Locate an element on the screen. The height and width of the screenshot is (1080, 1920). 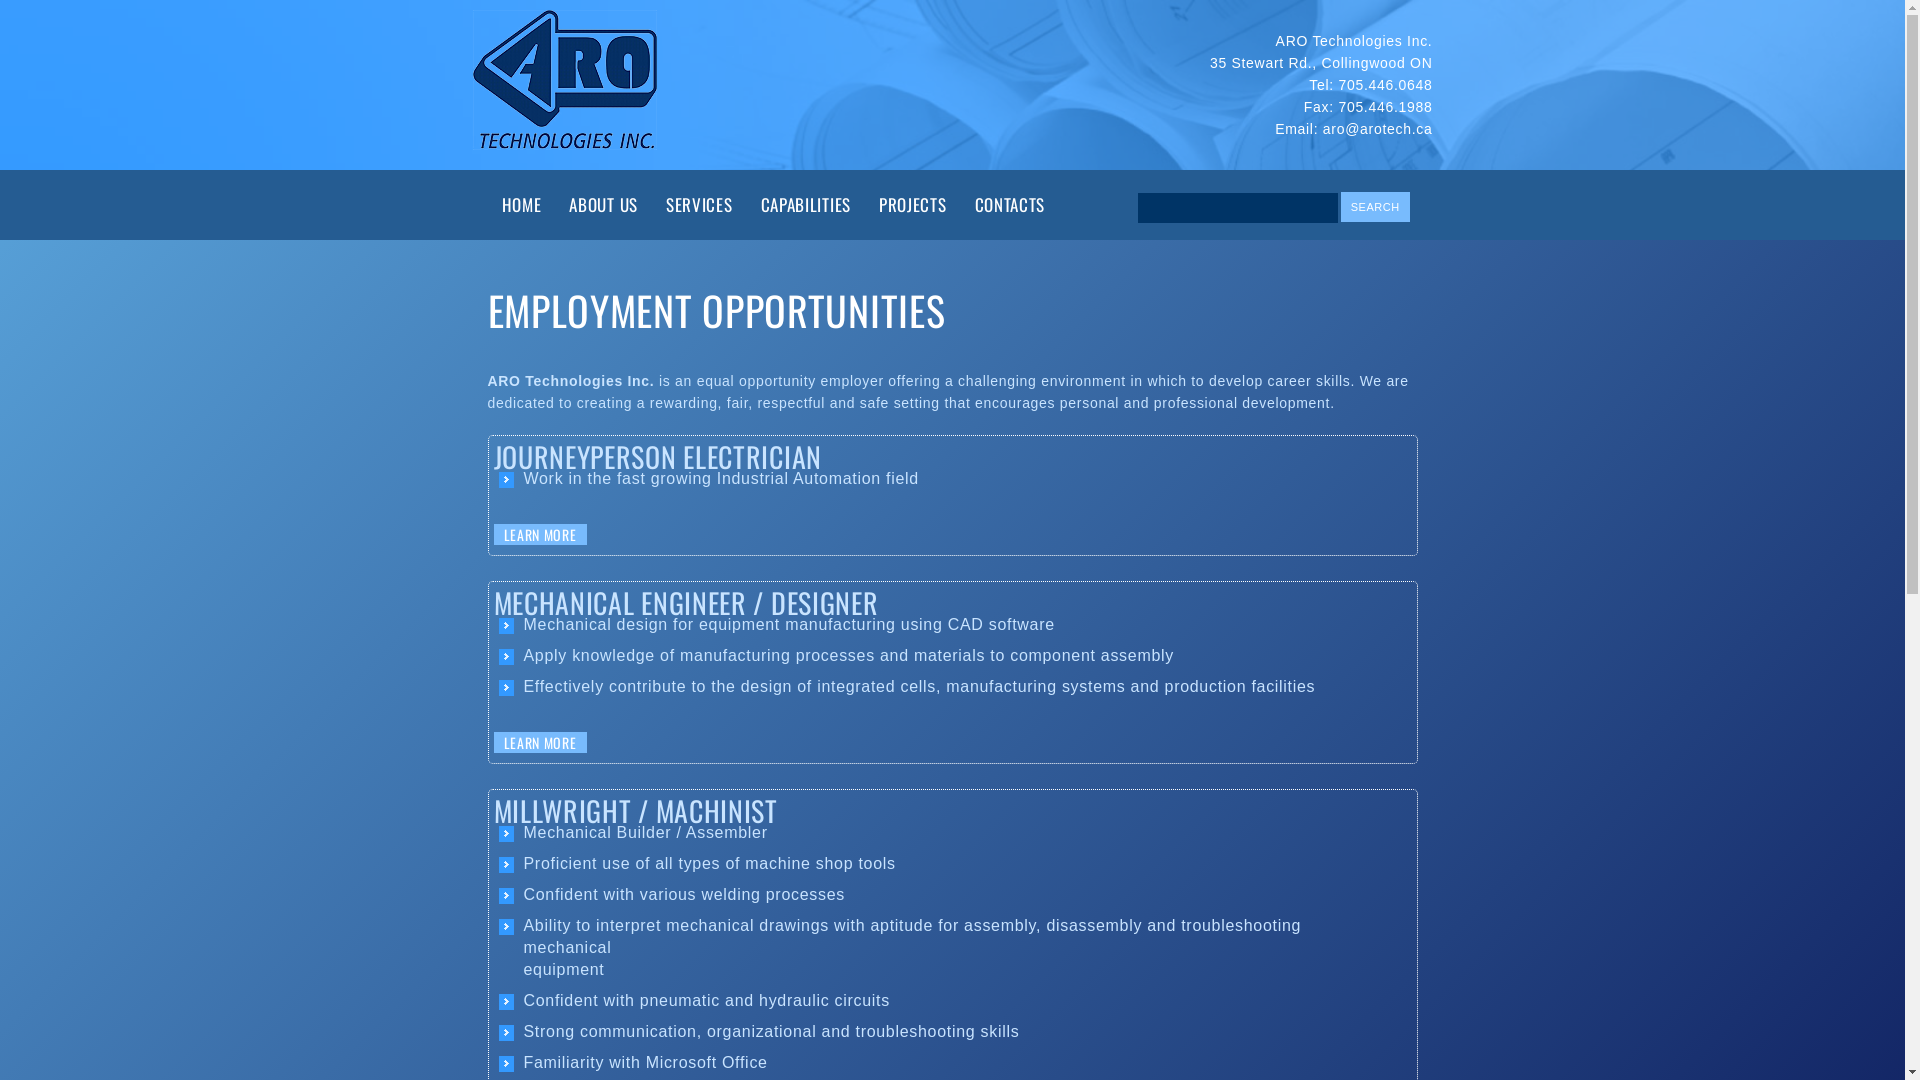
'PROJECTS' is located at coordinates (864, 204).